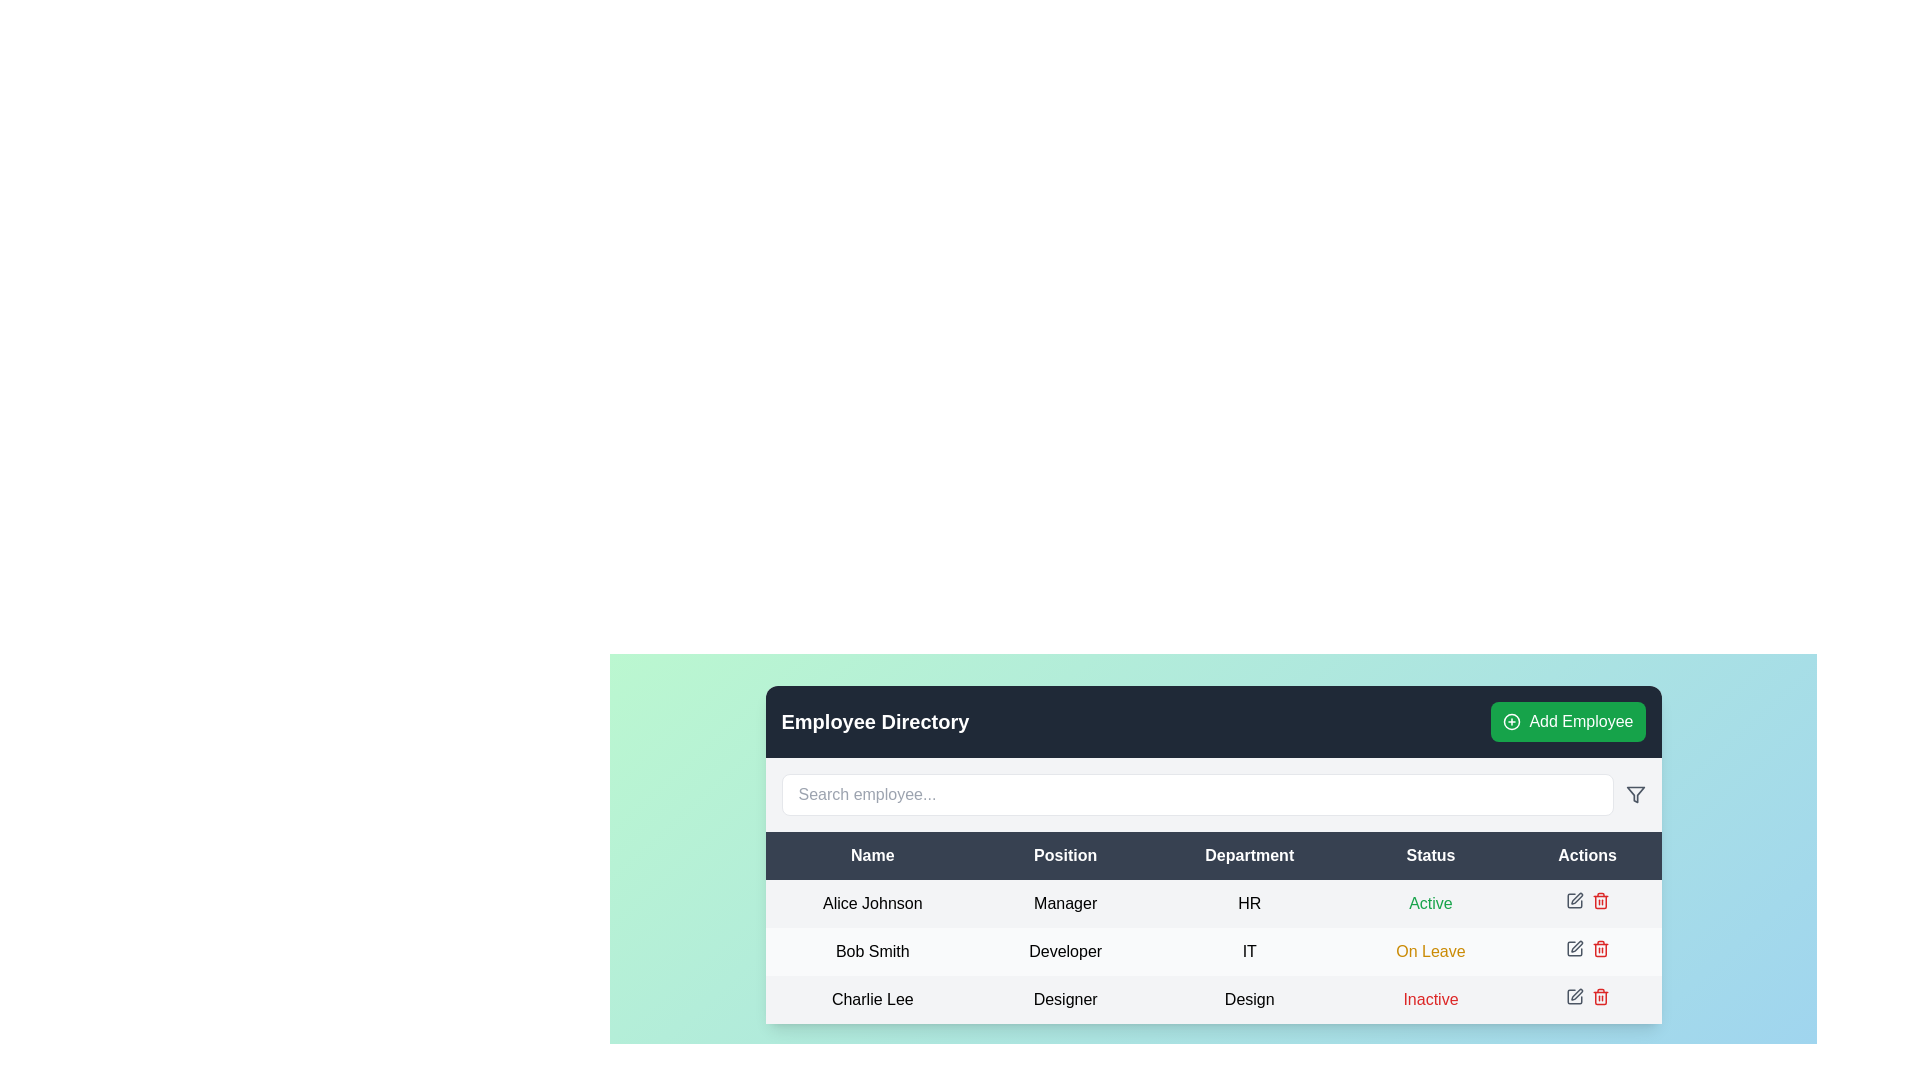 The width and height of the screenshot is (1920, 1080). What do you see at coordinates (1429, 951) in the screenshot?
I see `the 'On Leave' status label in the employee directory table, located in the fourth column of the second row` at bounding box center [1429, 951].